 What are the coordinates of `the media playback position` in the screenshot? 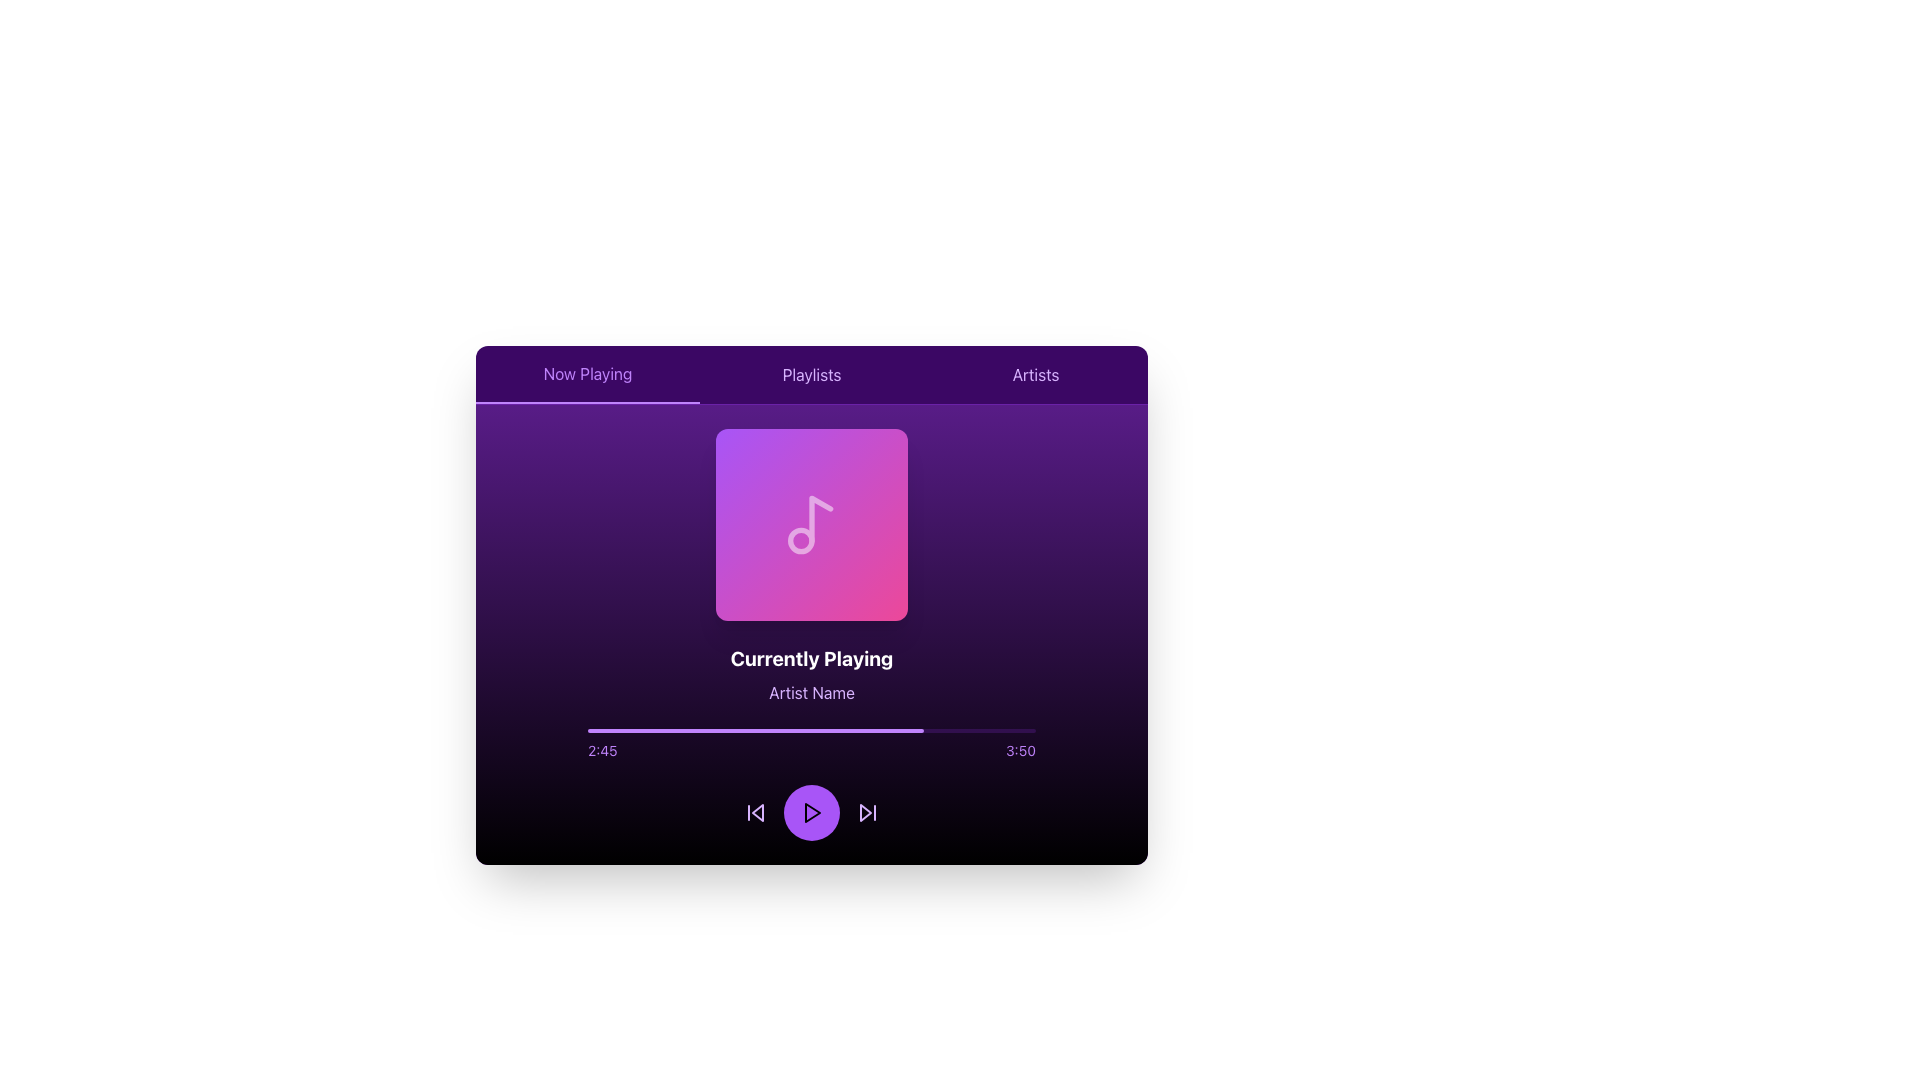 It's located at (880, 731).